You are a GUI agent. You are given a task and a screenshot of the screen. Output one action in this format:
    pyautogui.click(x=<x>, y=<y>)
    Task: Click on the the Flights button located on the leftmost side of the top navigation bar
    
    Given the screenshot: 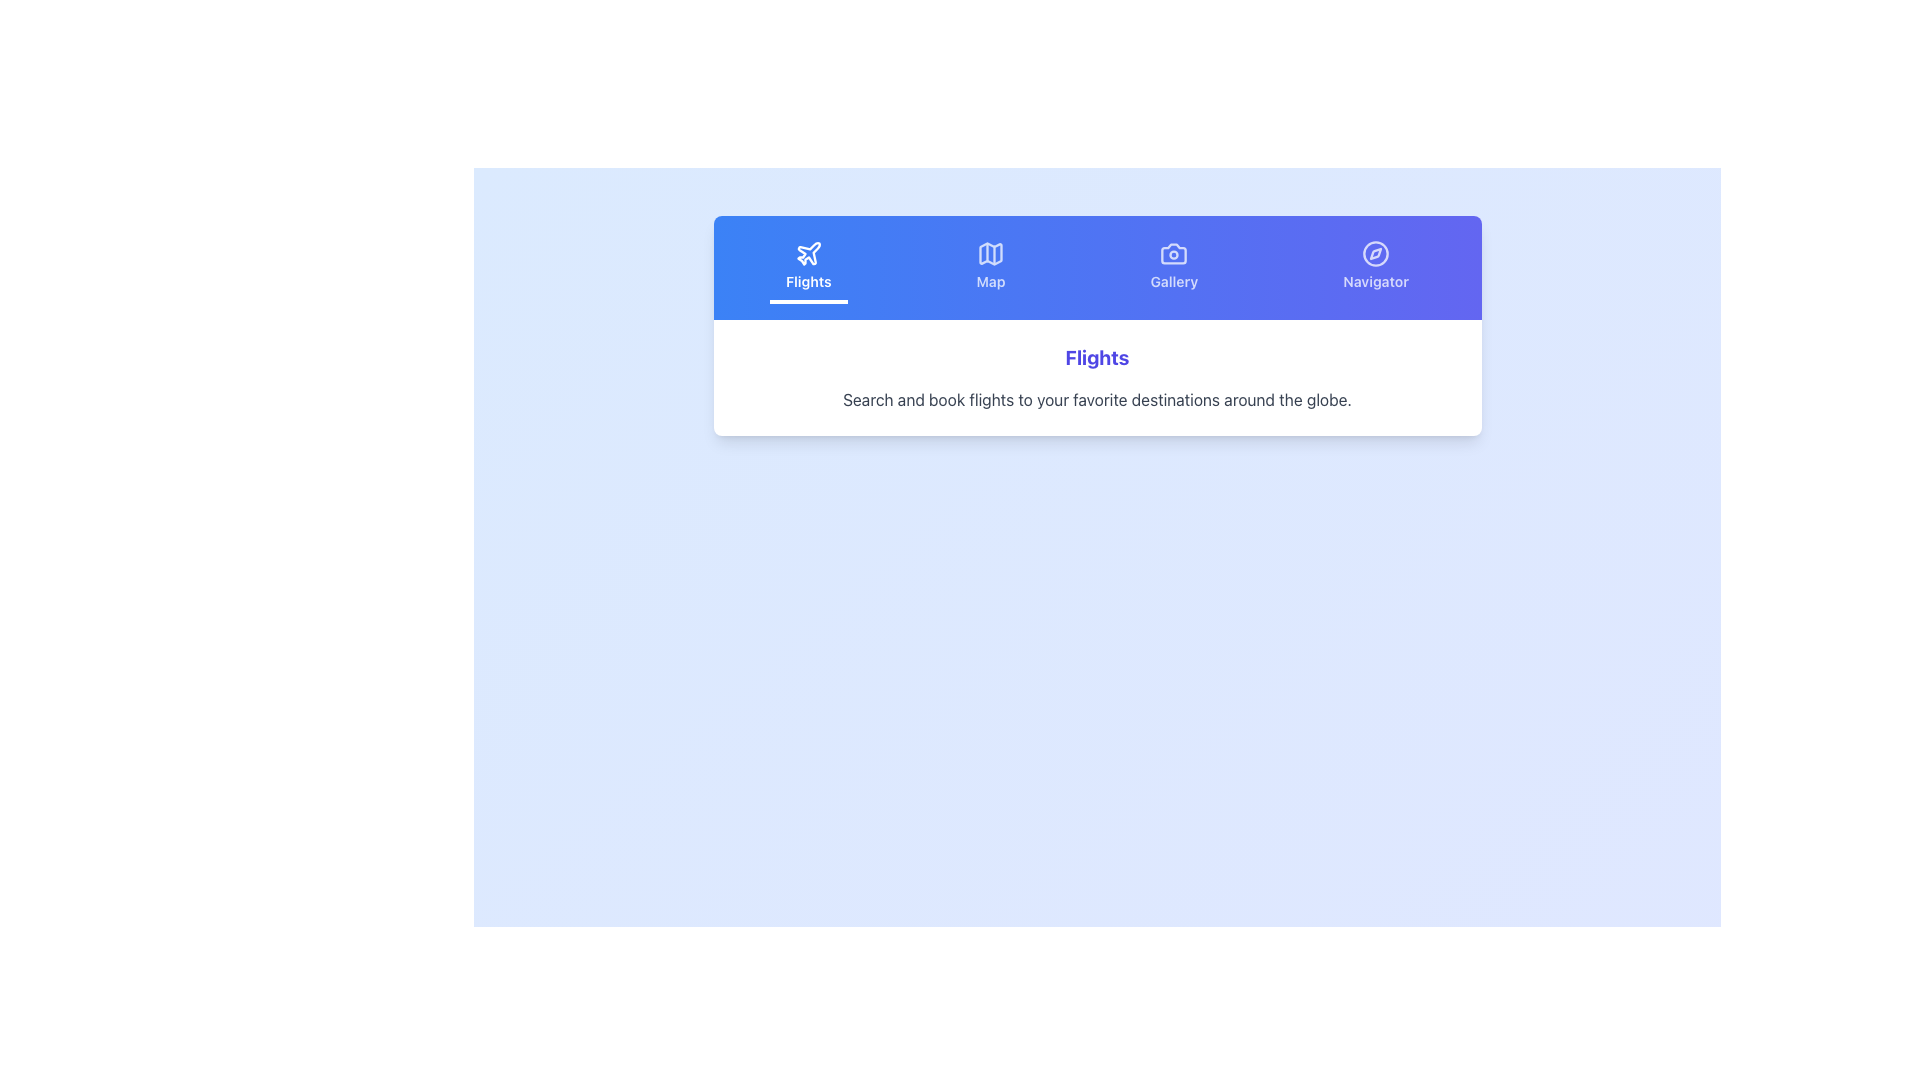 What is the action you would take?
    pyautogui.click(x=808, y=266)
    